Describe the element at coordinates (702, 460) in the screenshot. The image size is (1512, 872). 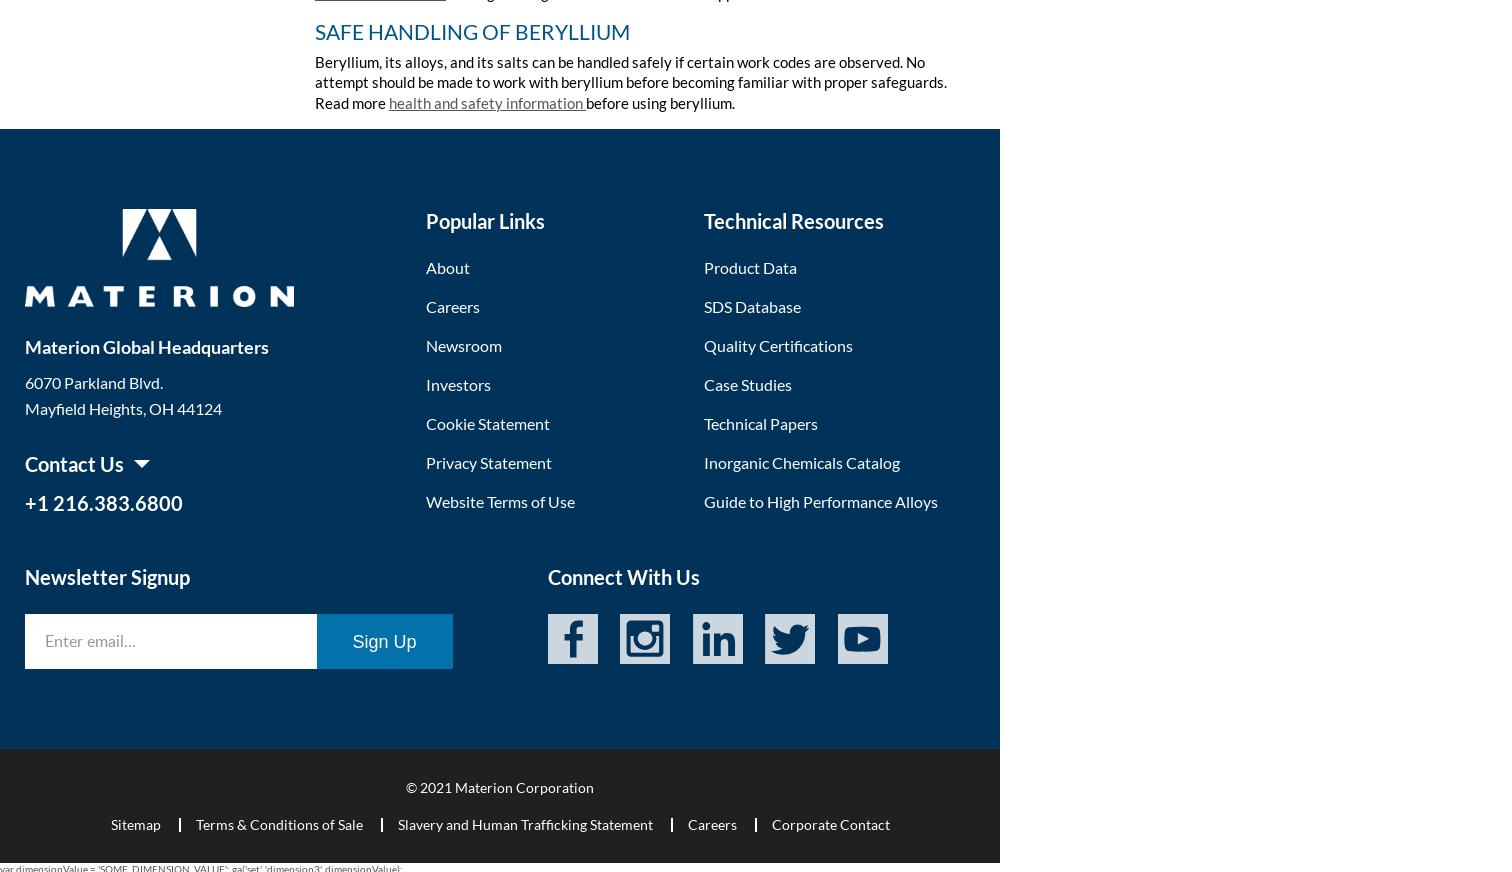
I see `'Inorganic Chemicals Catalog'` at that location.